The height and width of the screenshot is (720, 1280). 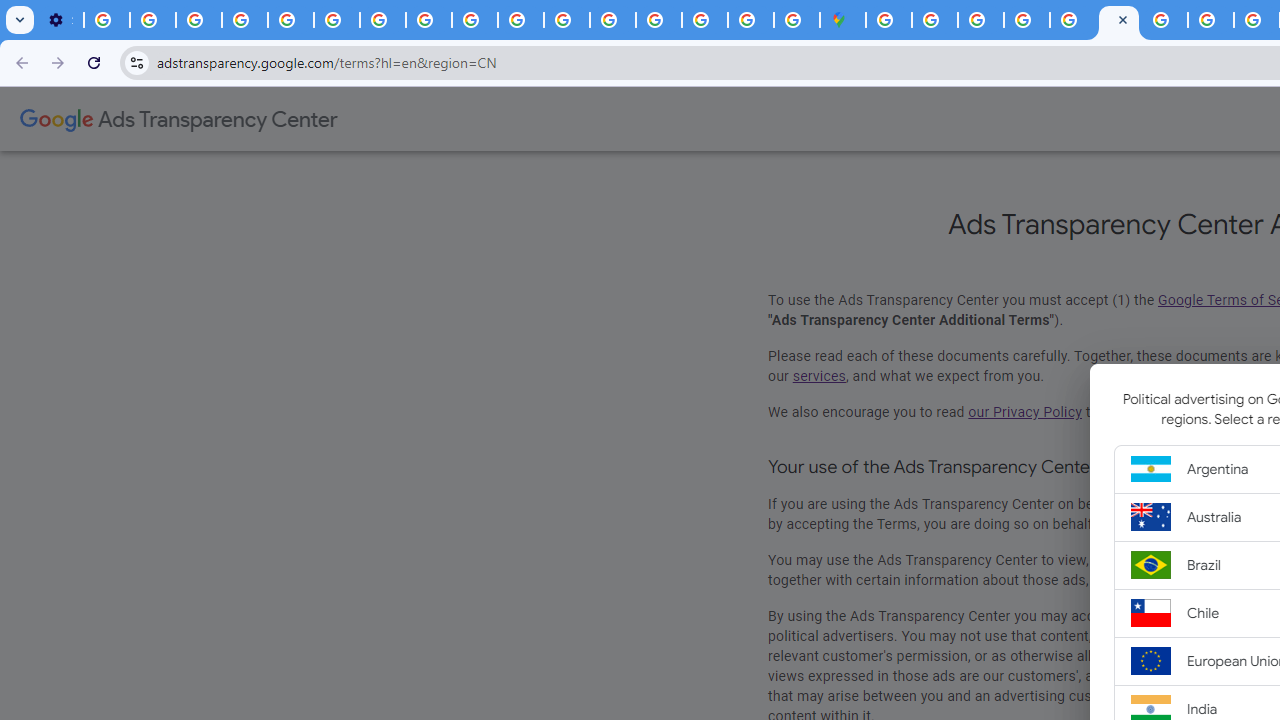 What do you see at coordinates (1164, 20) in the screenshot?
I see `'Blogger Policies and Guidelines - Transparency Center'` at bounding box center [1164, 20].